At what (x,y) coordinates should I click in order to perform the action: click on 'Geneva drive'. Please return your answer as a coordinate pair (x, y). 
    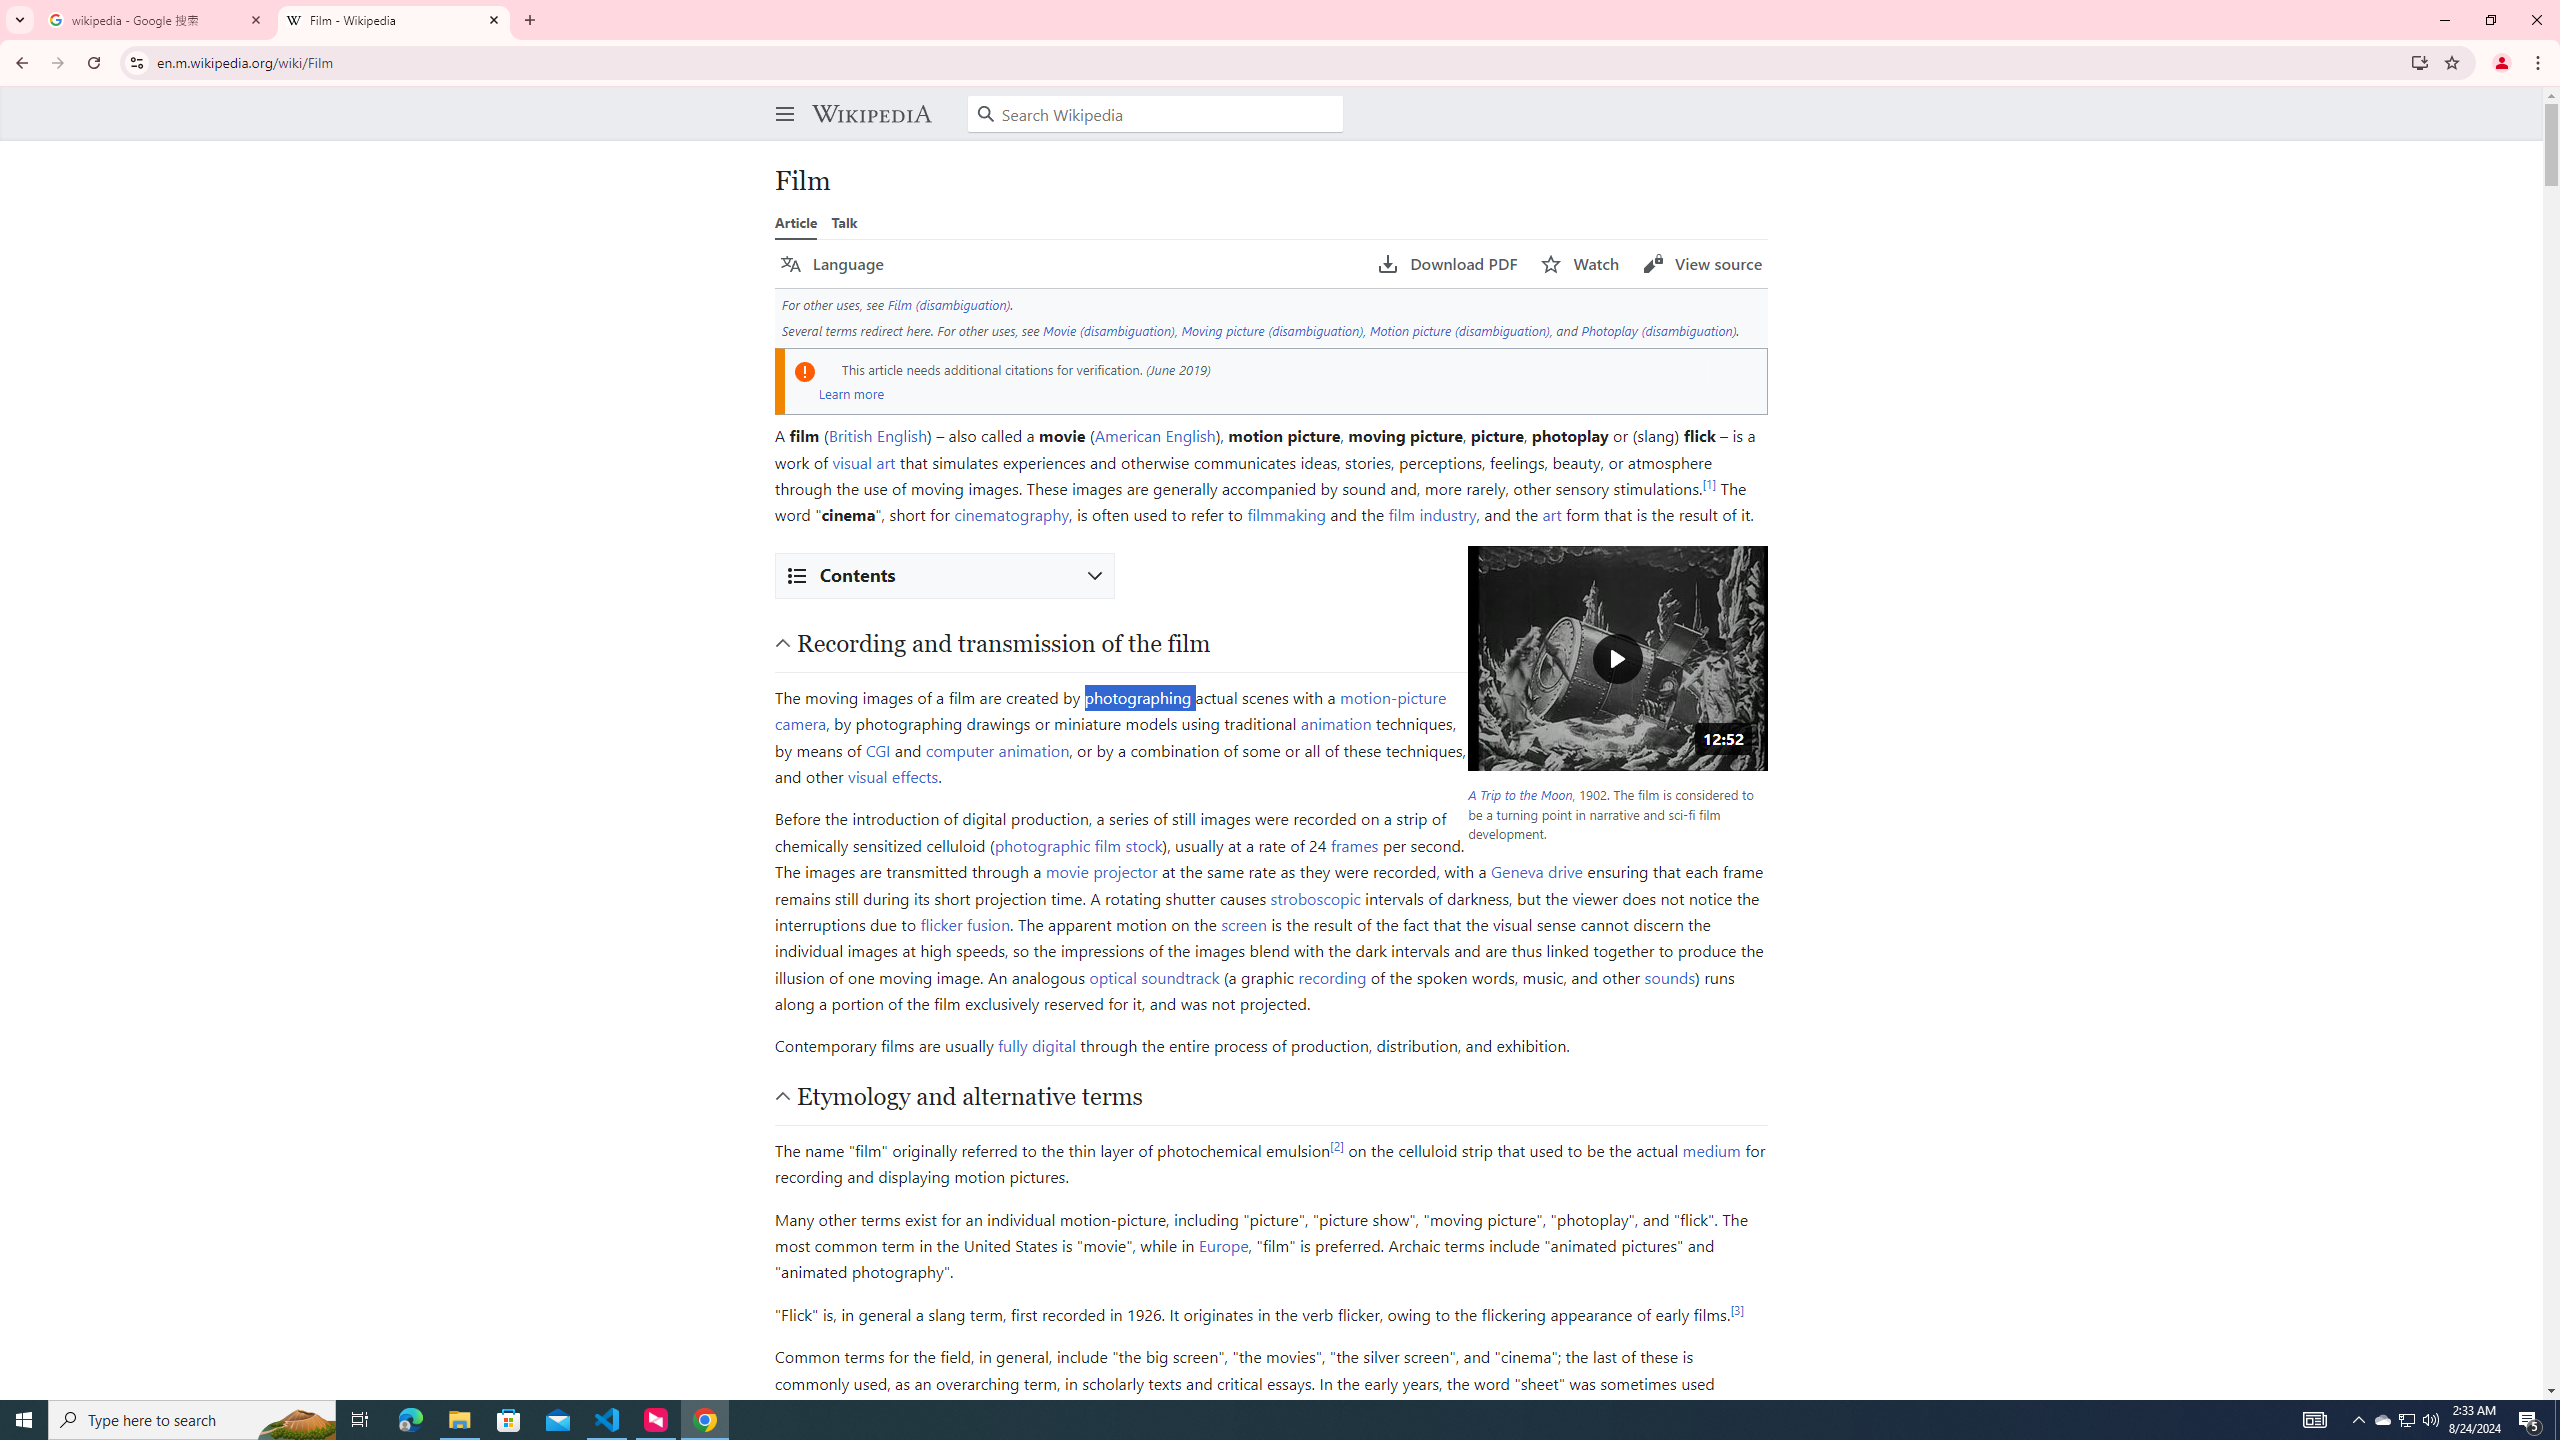
    Looking at the image, I should click on (1536, 870).